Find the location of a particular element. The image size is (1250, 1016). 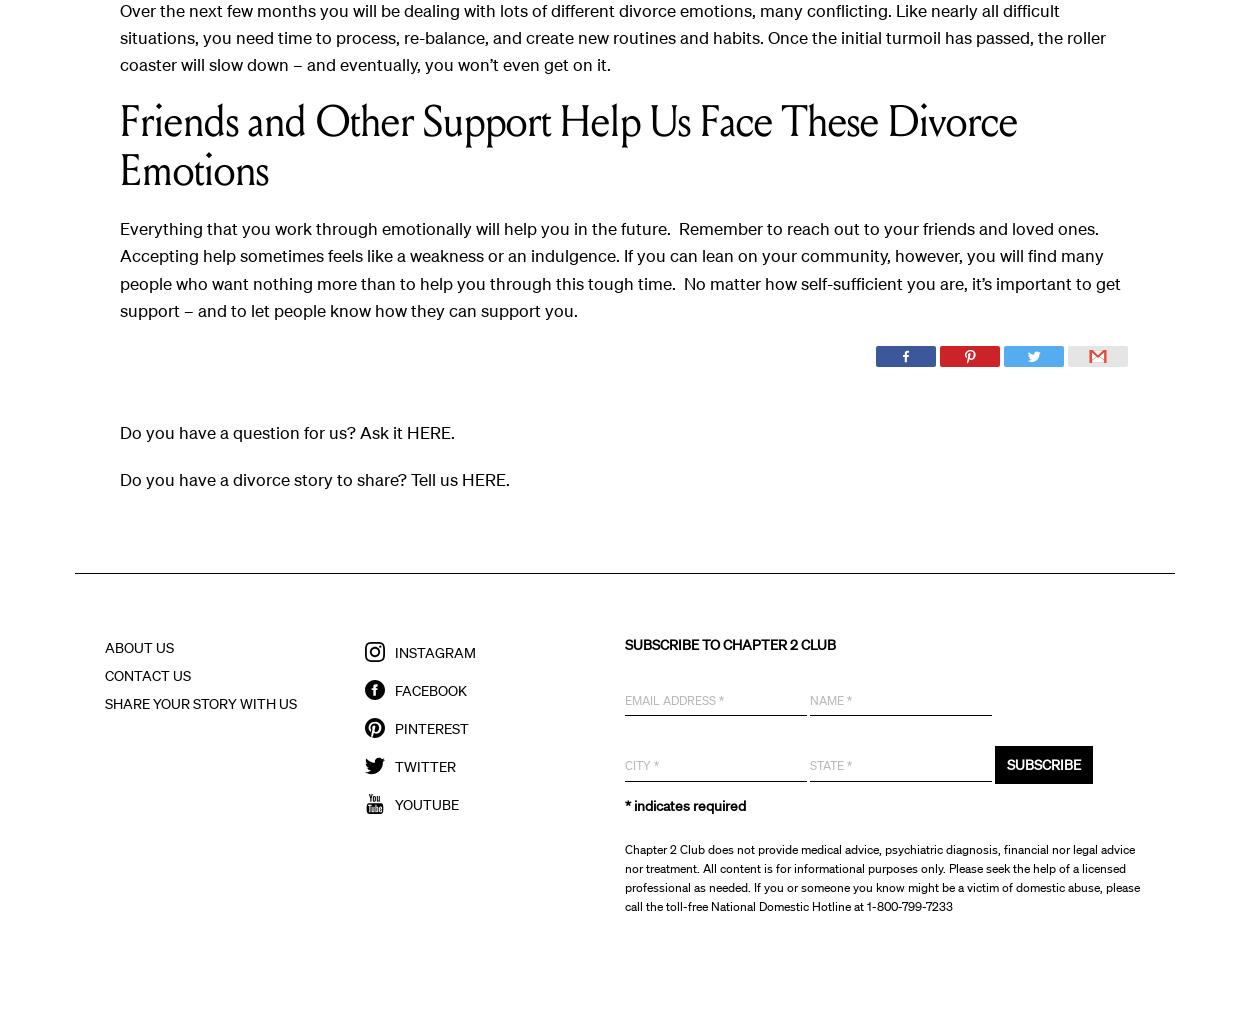

'Instagram' is located at coordinates (435, 651).